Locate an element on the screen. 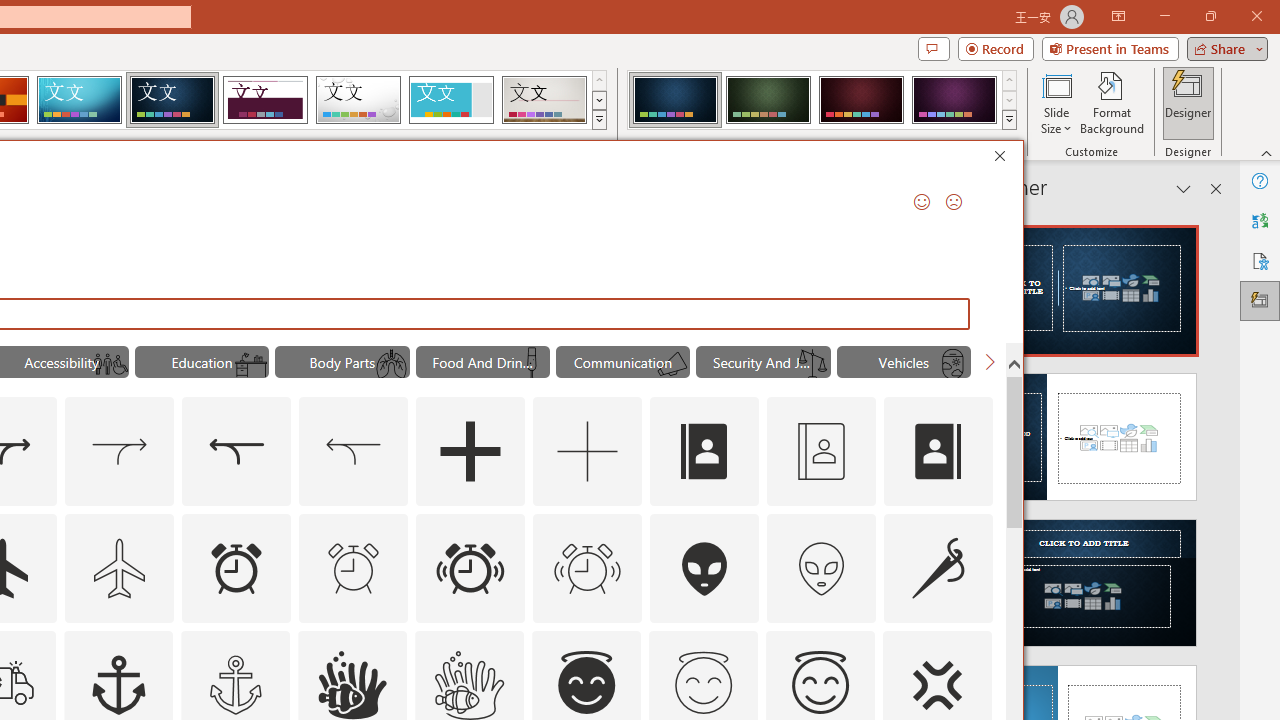 The width and height of the screenshot is (1280, 720). 'AutomationID: Icons_AlterationsTailoring' is located at coordinates (937, 568).